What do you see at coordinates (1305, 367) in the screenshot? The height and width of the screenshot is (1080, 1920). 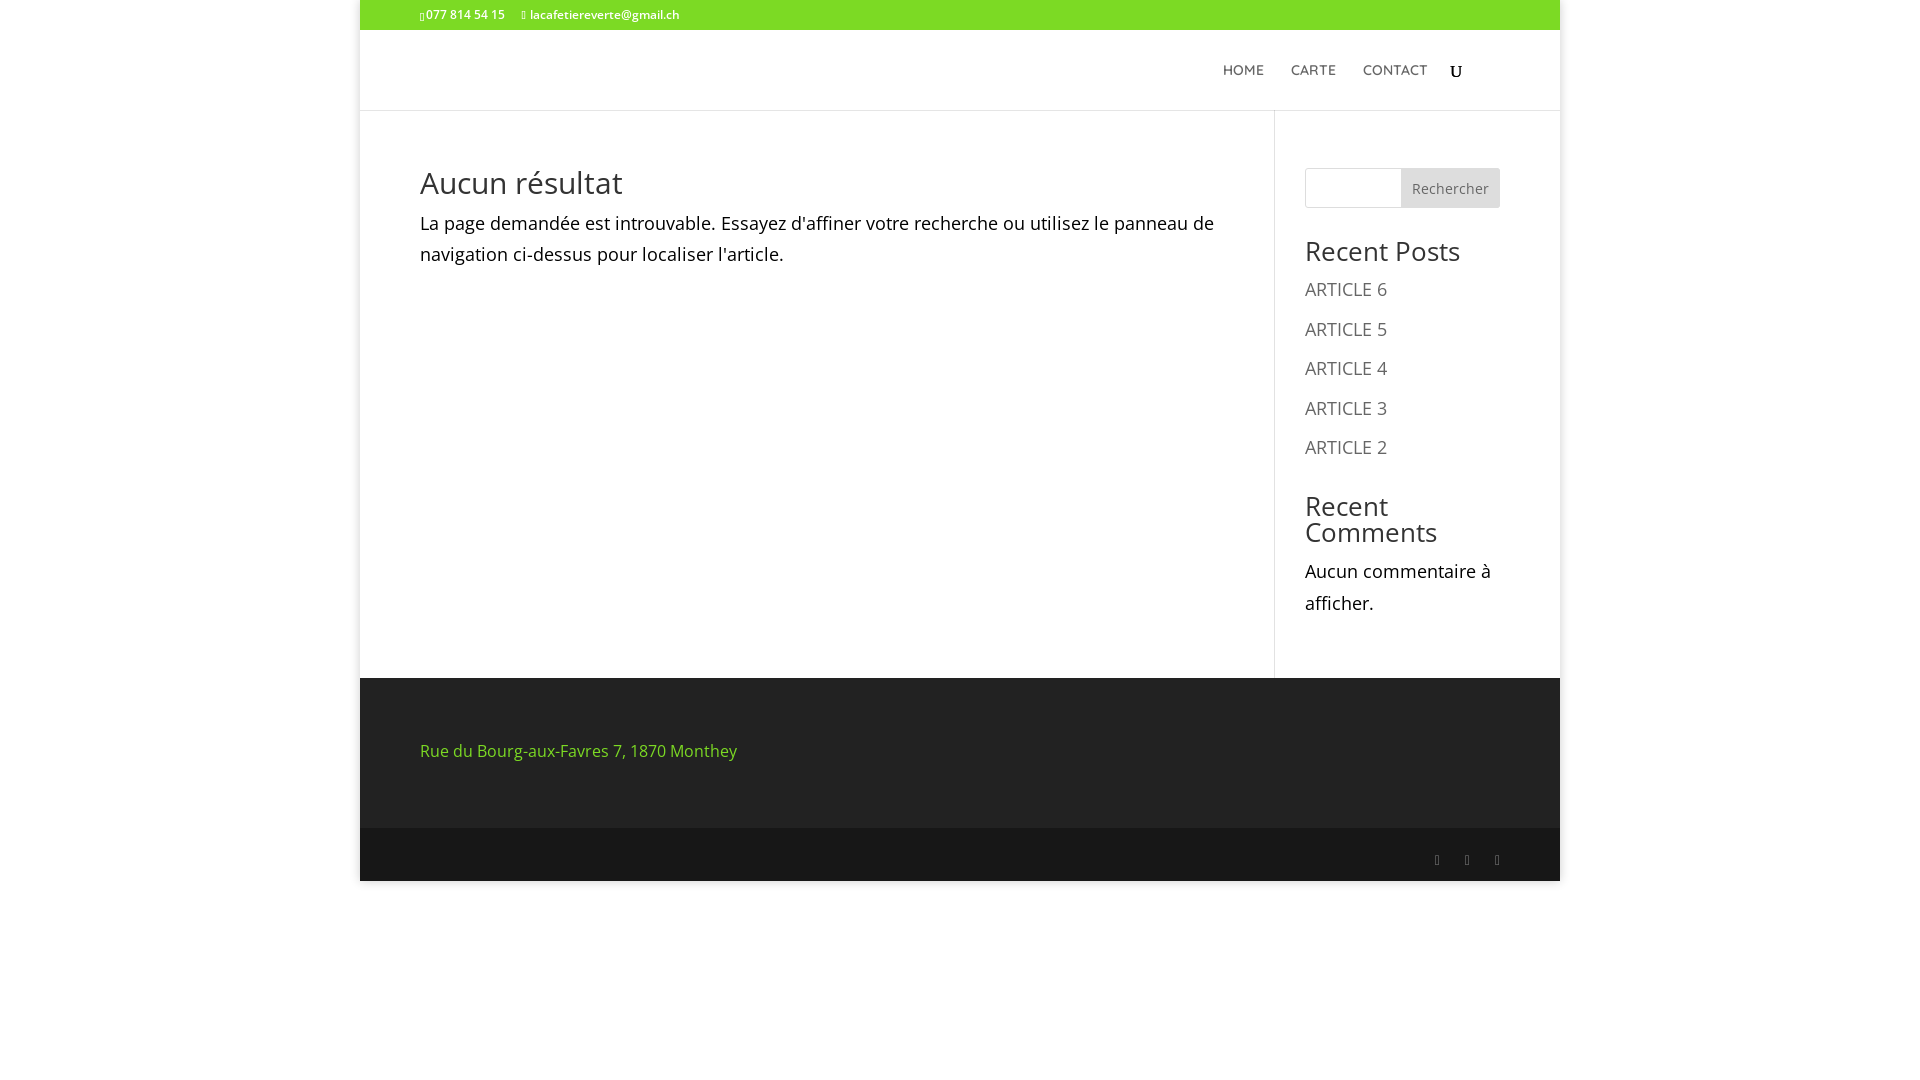 I see `'ARTICLE 4'` at bounding box center [1305, 367].